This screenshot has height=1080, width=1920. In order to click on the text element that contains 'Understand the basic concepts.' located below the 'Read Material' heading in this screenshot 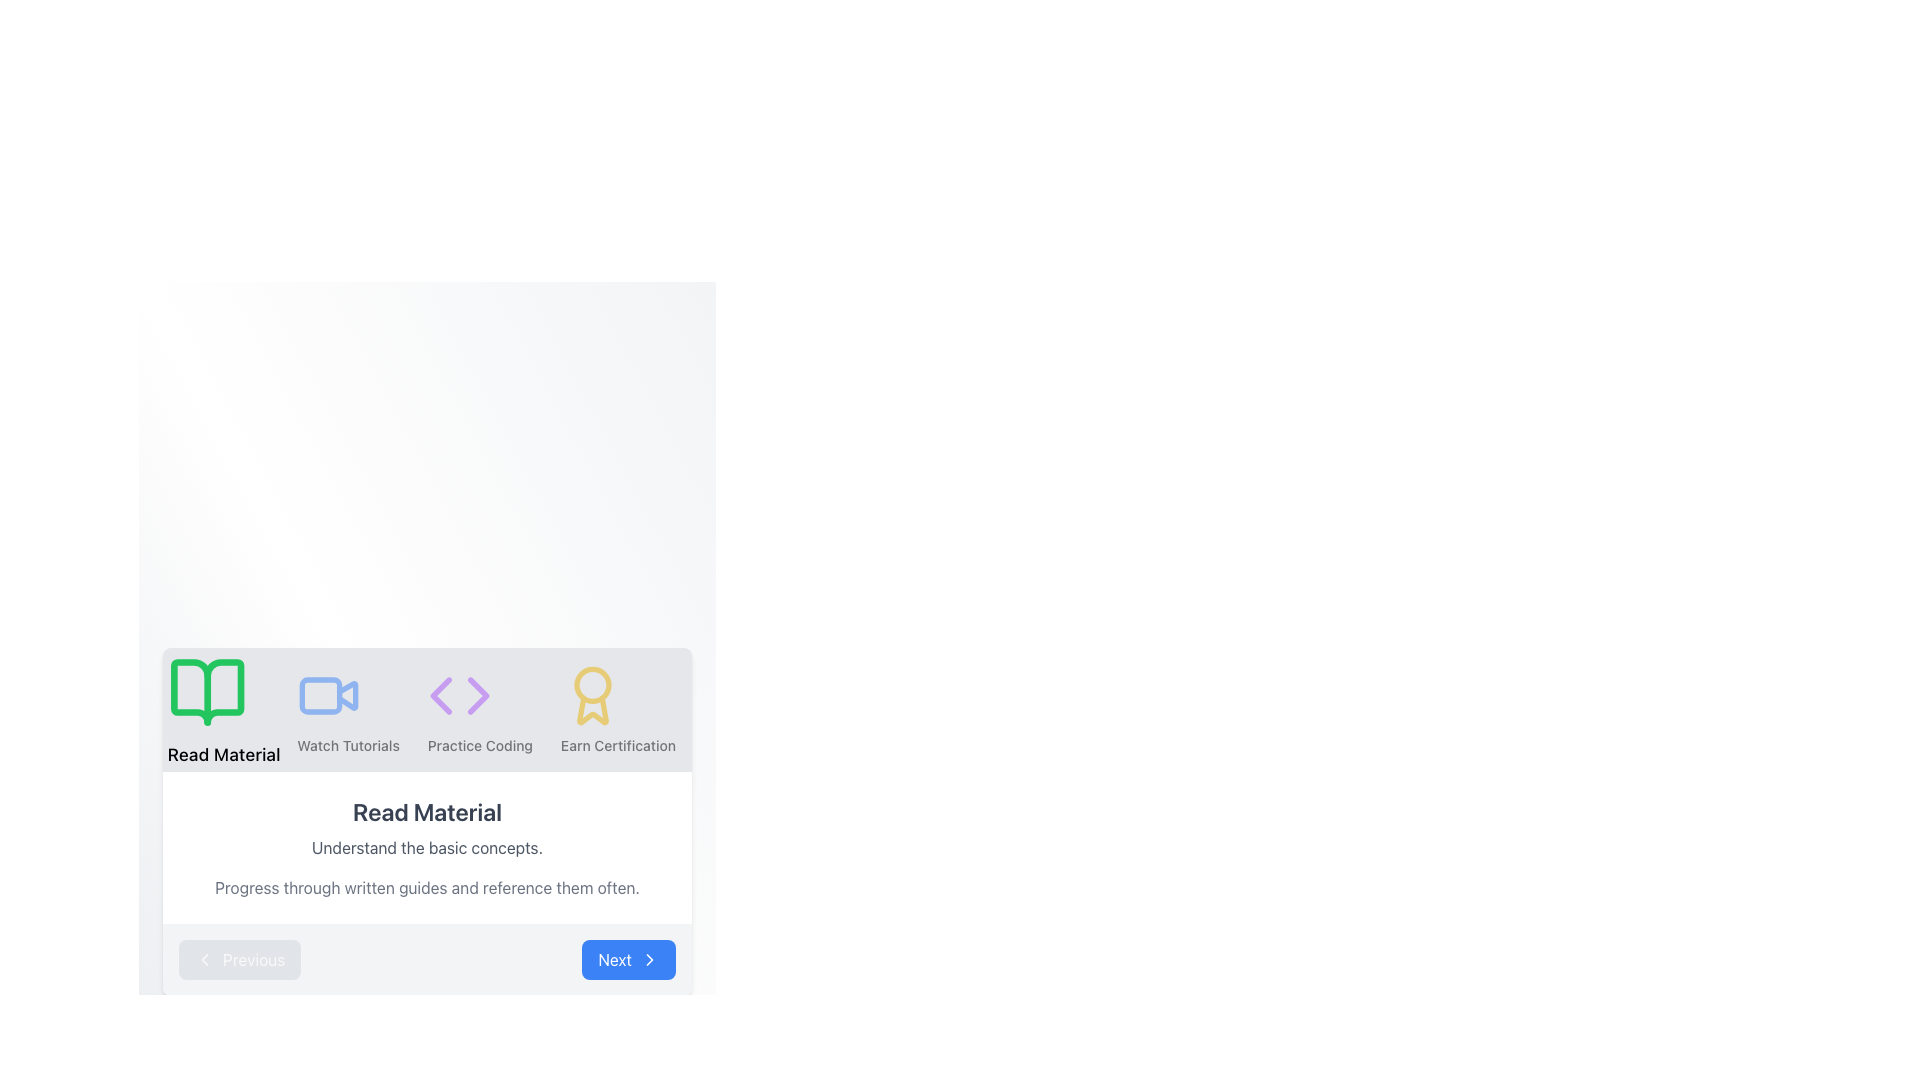, I will do `click(426, 848)`.